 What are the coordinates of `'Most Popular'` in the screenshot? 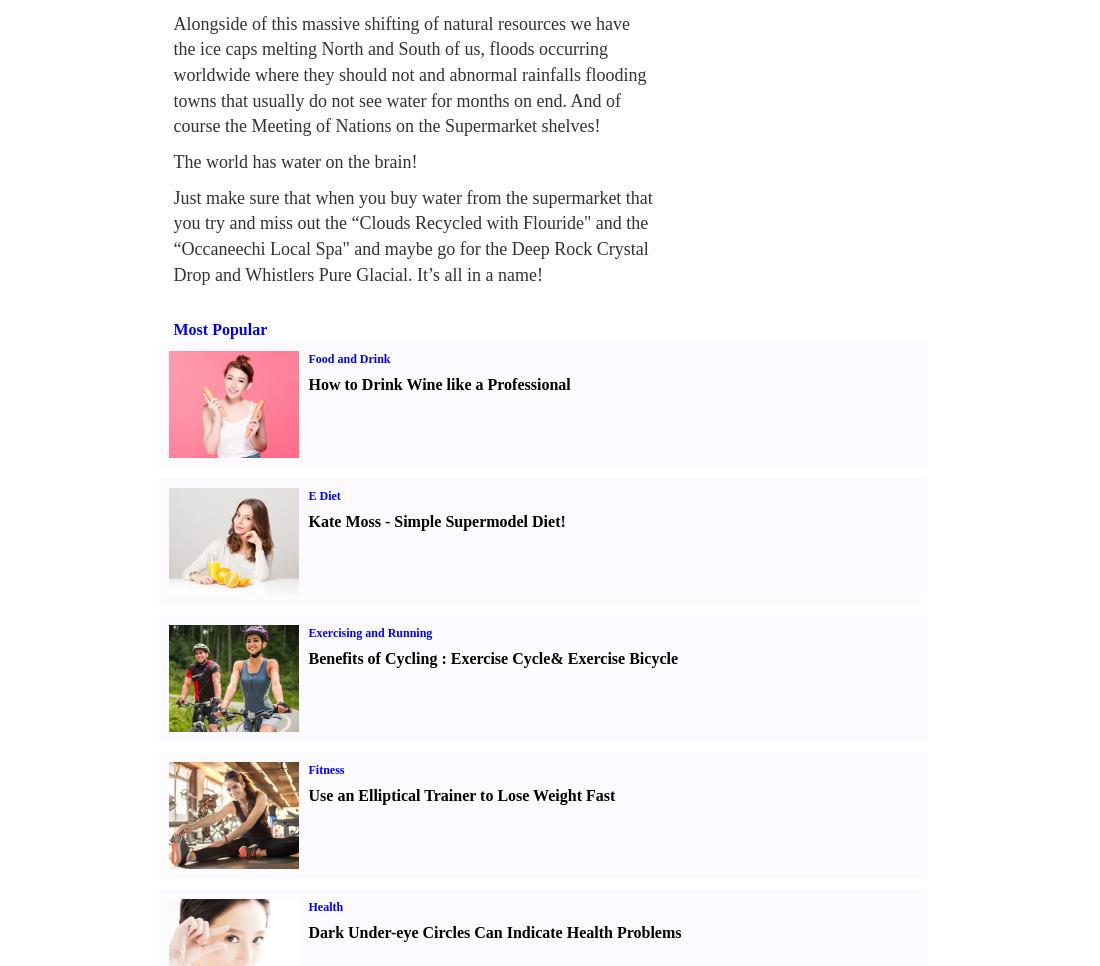 It's located at (220, 328).